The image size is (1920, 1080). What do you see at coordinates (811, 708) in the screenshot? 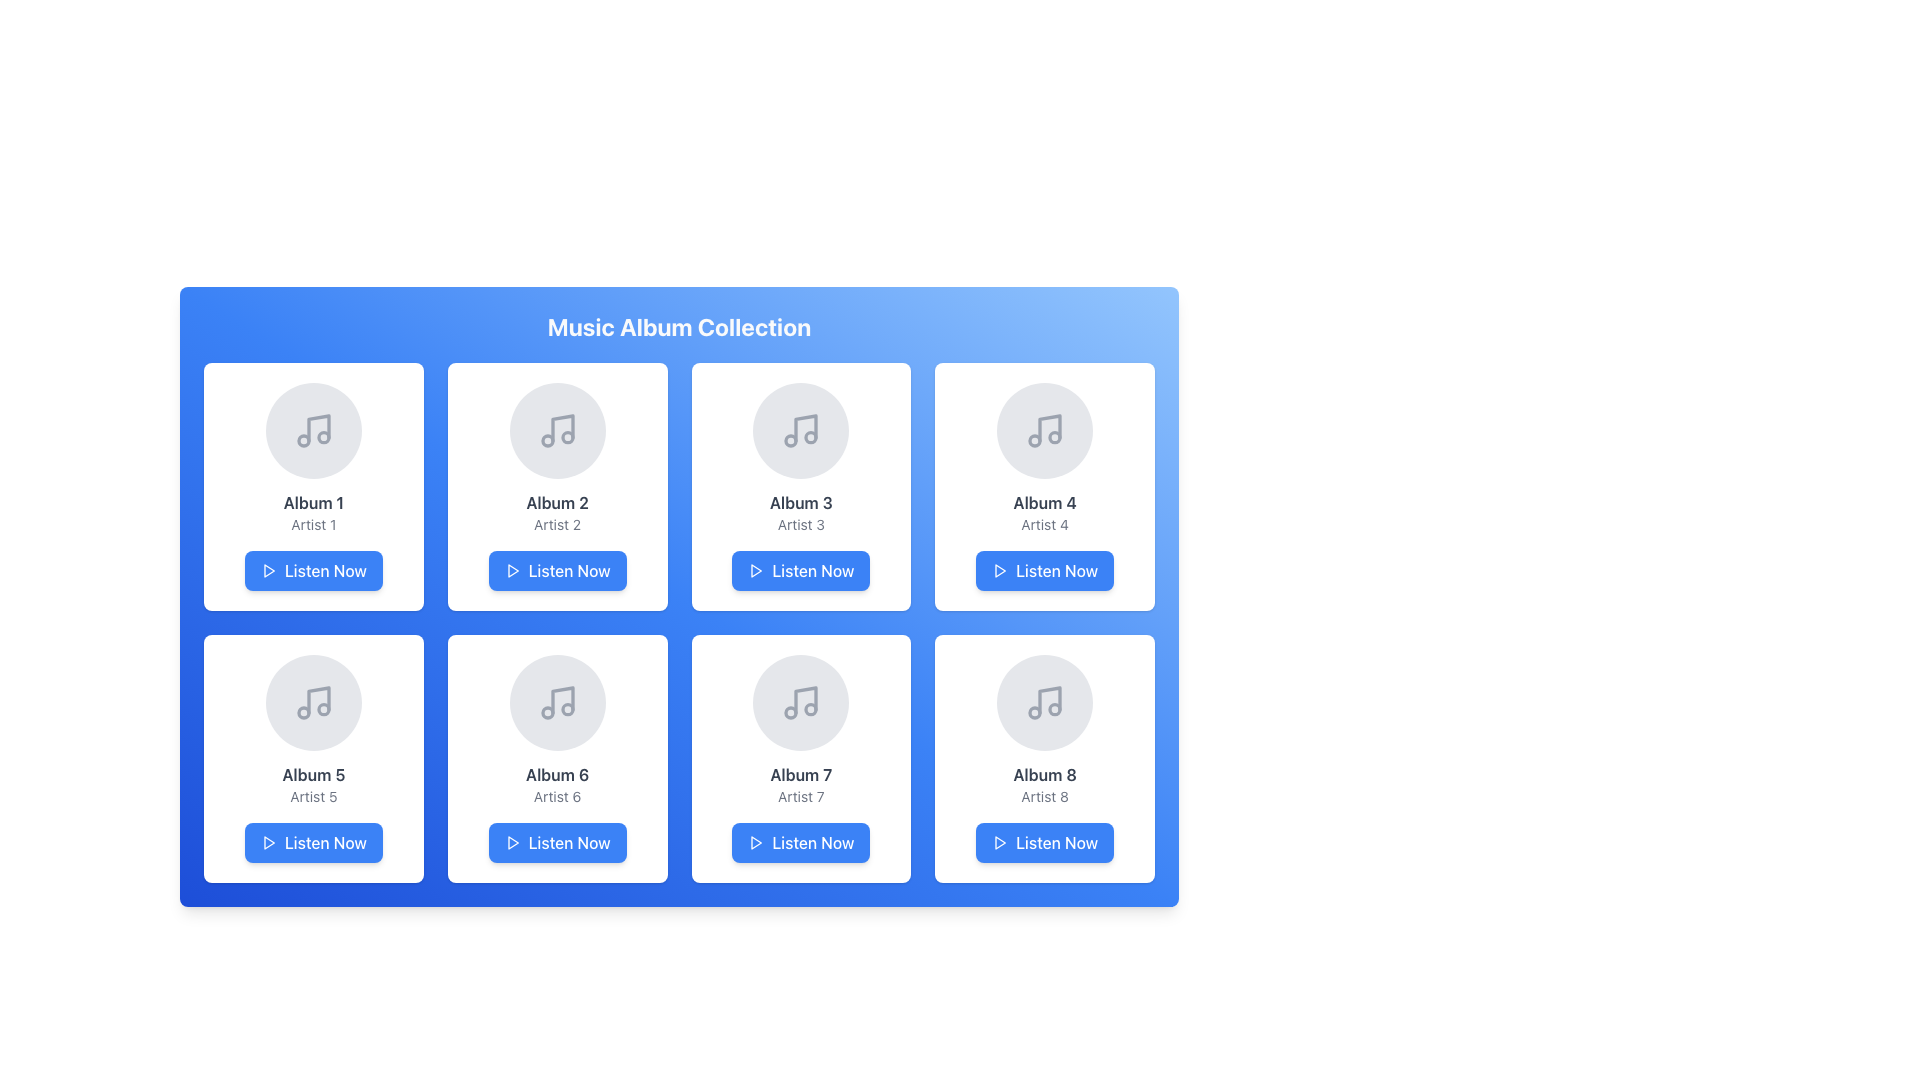
I see `the small circular SVG shape located at the lower part of the musical note icon representing 'Album 7'` at bounding box center [811, 708].